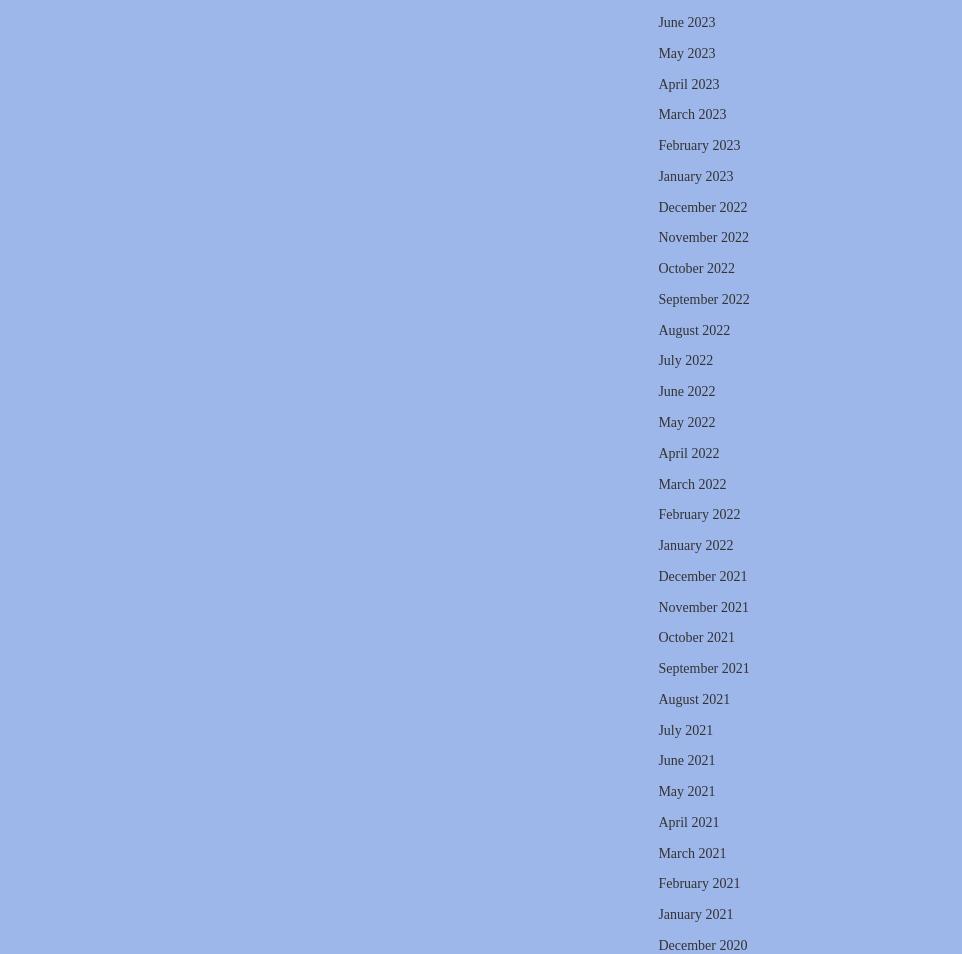 The image size is (962, 954). Describe the element at coordinates (684, 360) in the screenshot. I see `'July 2022'` at that location.